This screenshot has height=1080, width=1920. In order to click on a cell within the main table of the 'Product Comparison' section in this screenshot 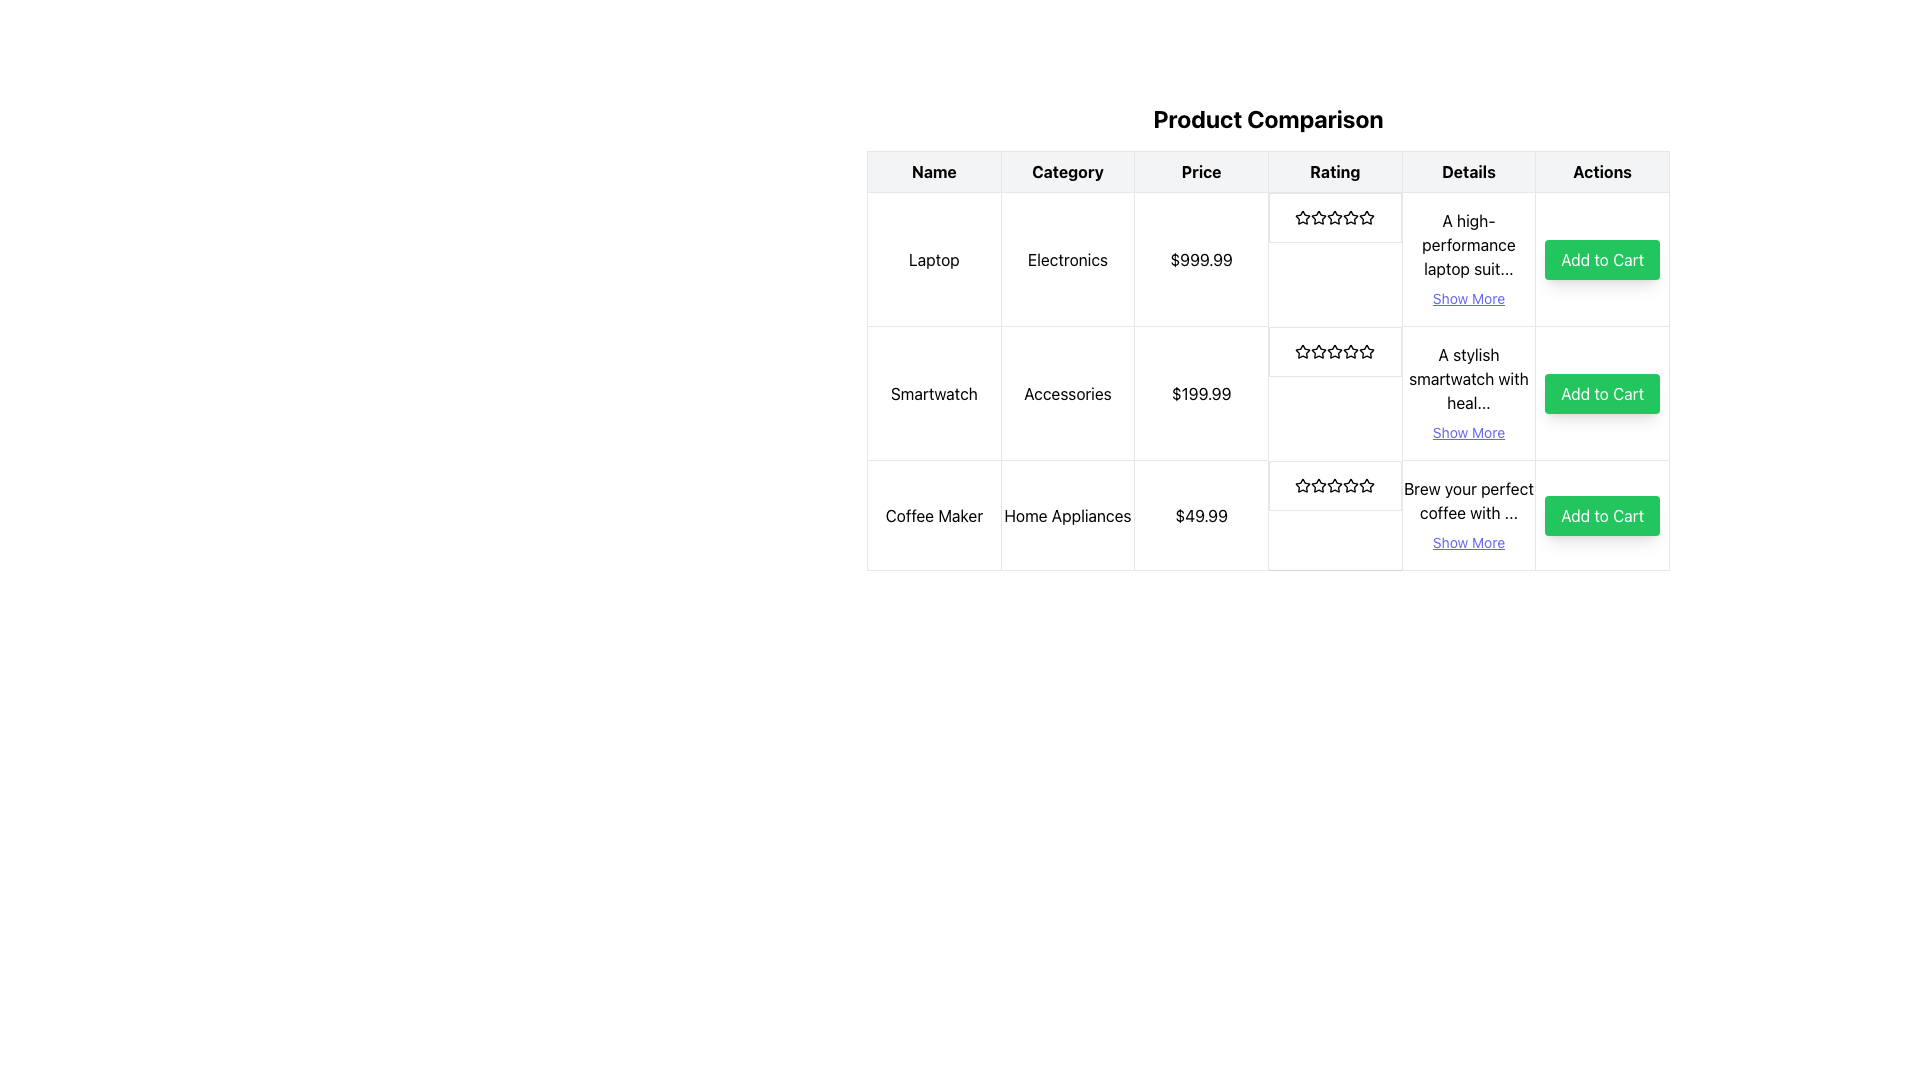, I will do `click(1267, 361)`.